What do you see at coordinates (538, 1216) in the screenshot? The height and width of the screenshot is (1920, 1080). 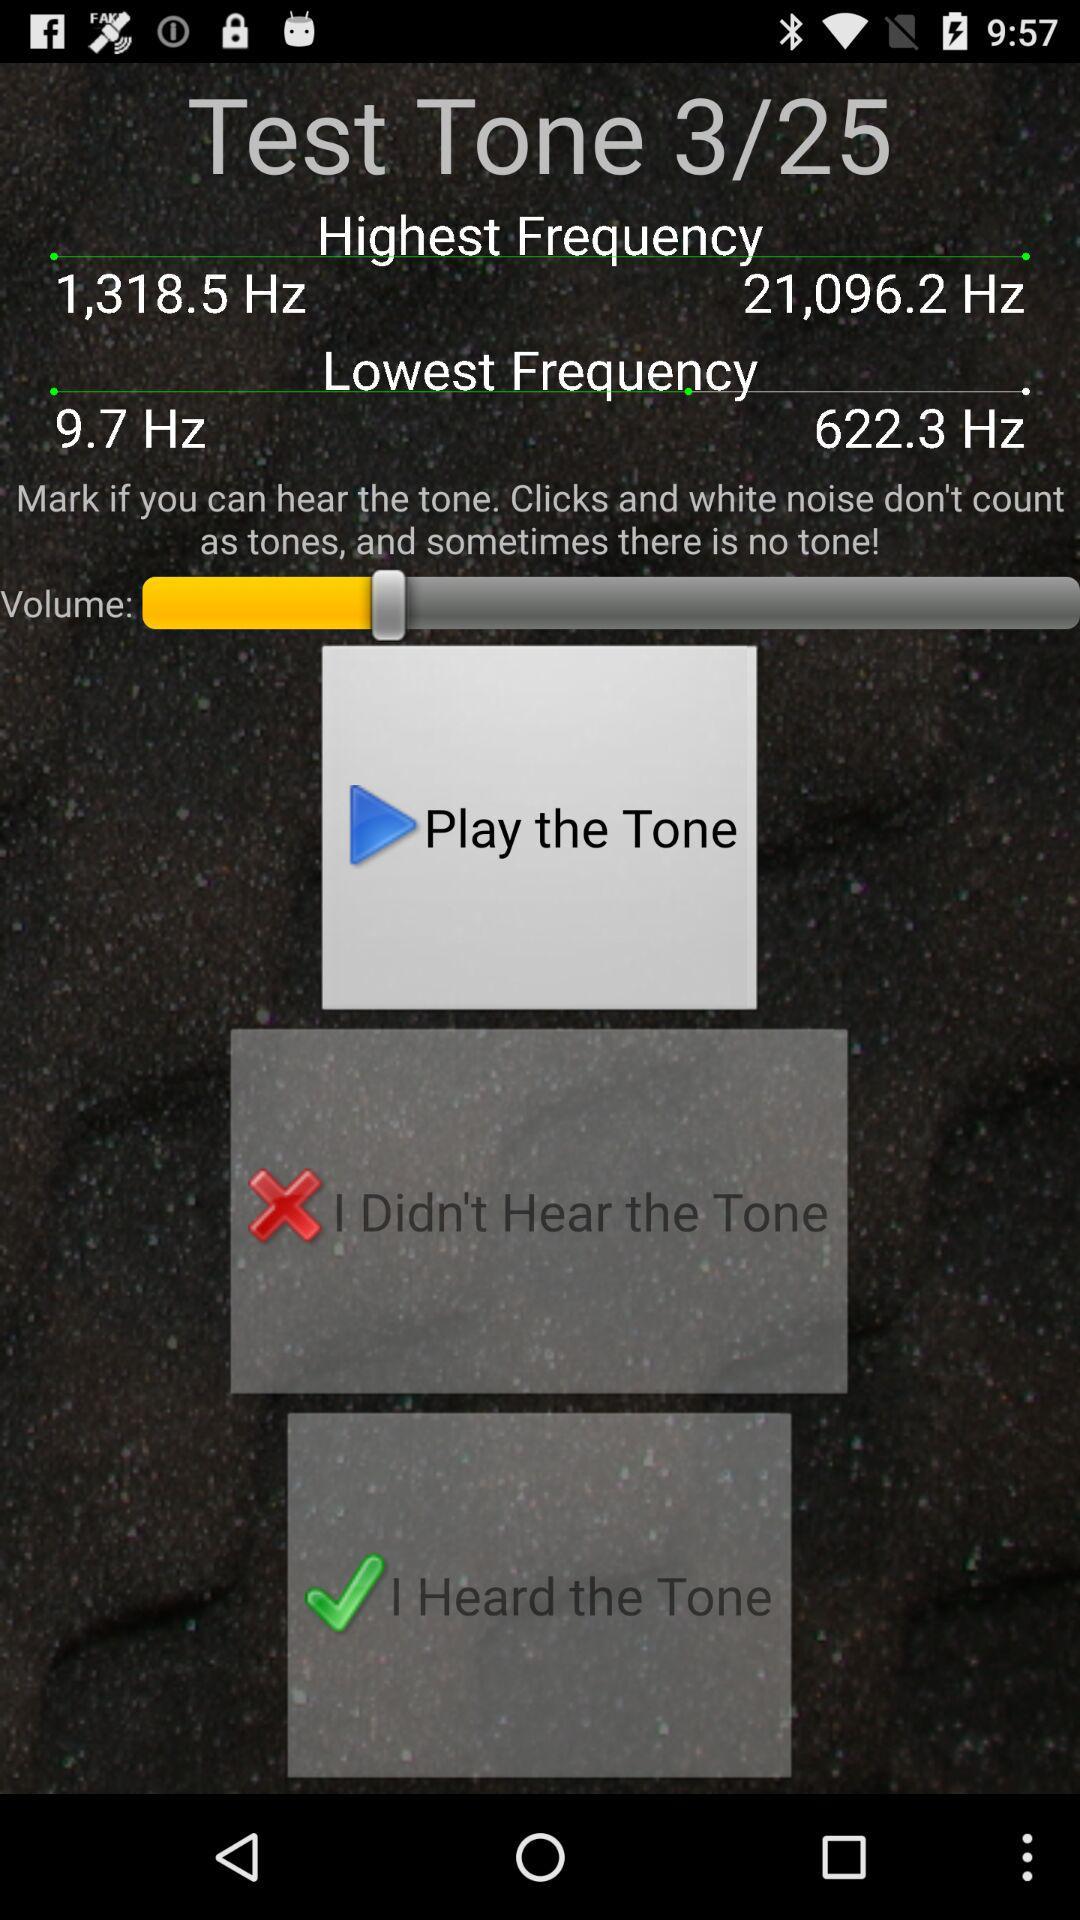 I see `icon below play the tone` at bounding box center [538, 1216].